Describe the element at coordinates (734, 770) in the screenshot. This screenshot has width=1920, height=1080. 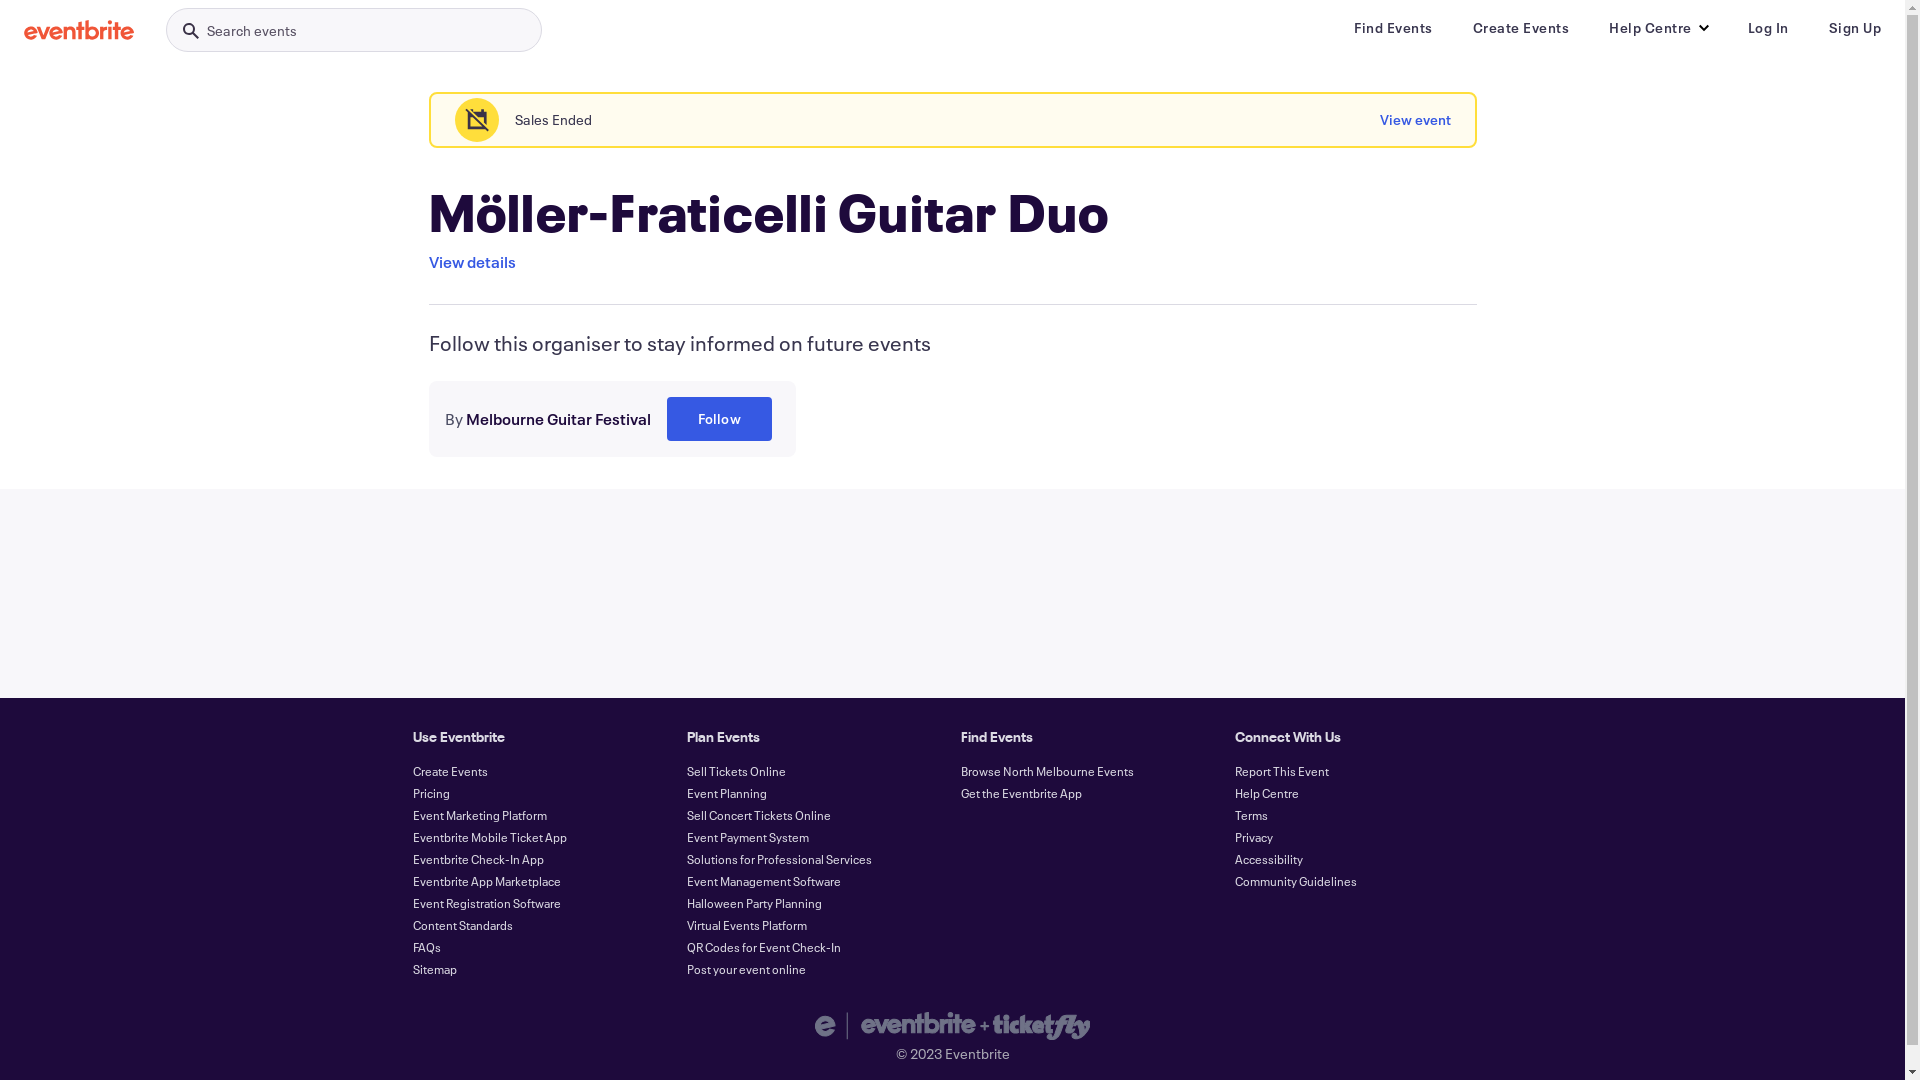
I see `'Sell Tickets Online'` at that location.